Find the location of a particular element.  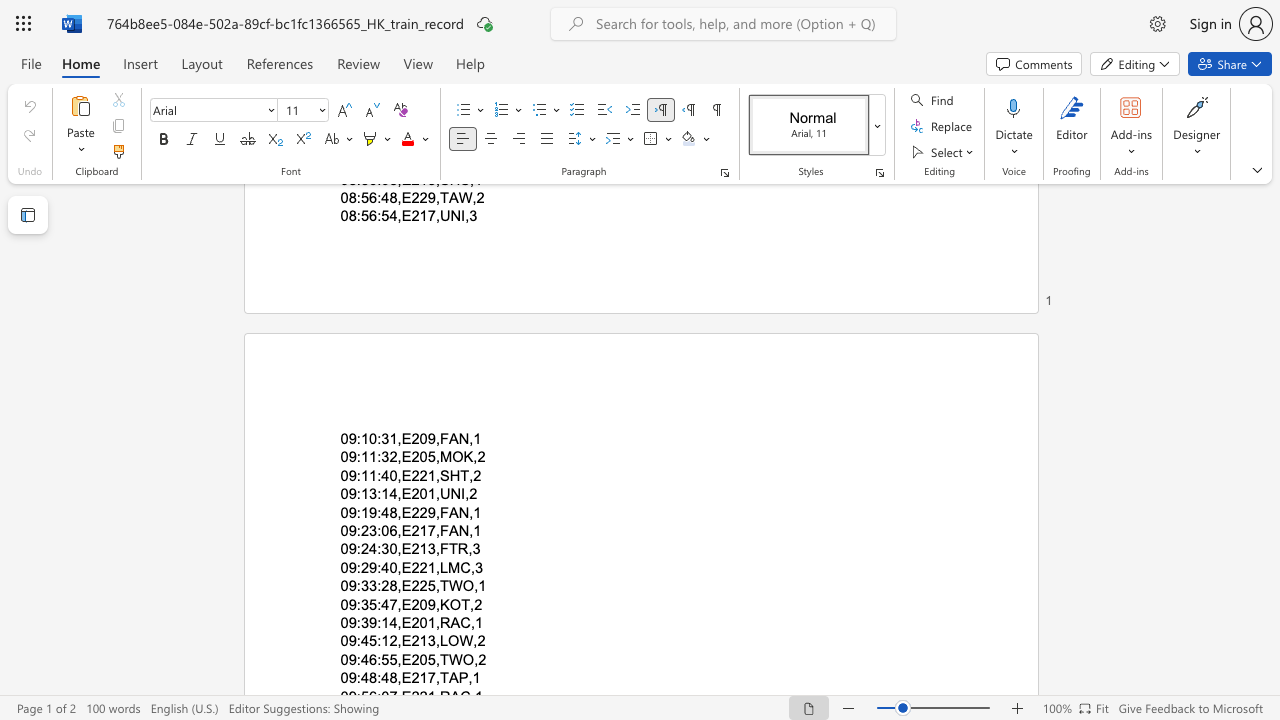

the subset text "229," within the text "09:19:48,E229,FAN,1" is located at coordinates (410, 511).